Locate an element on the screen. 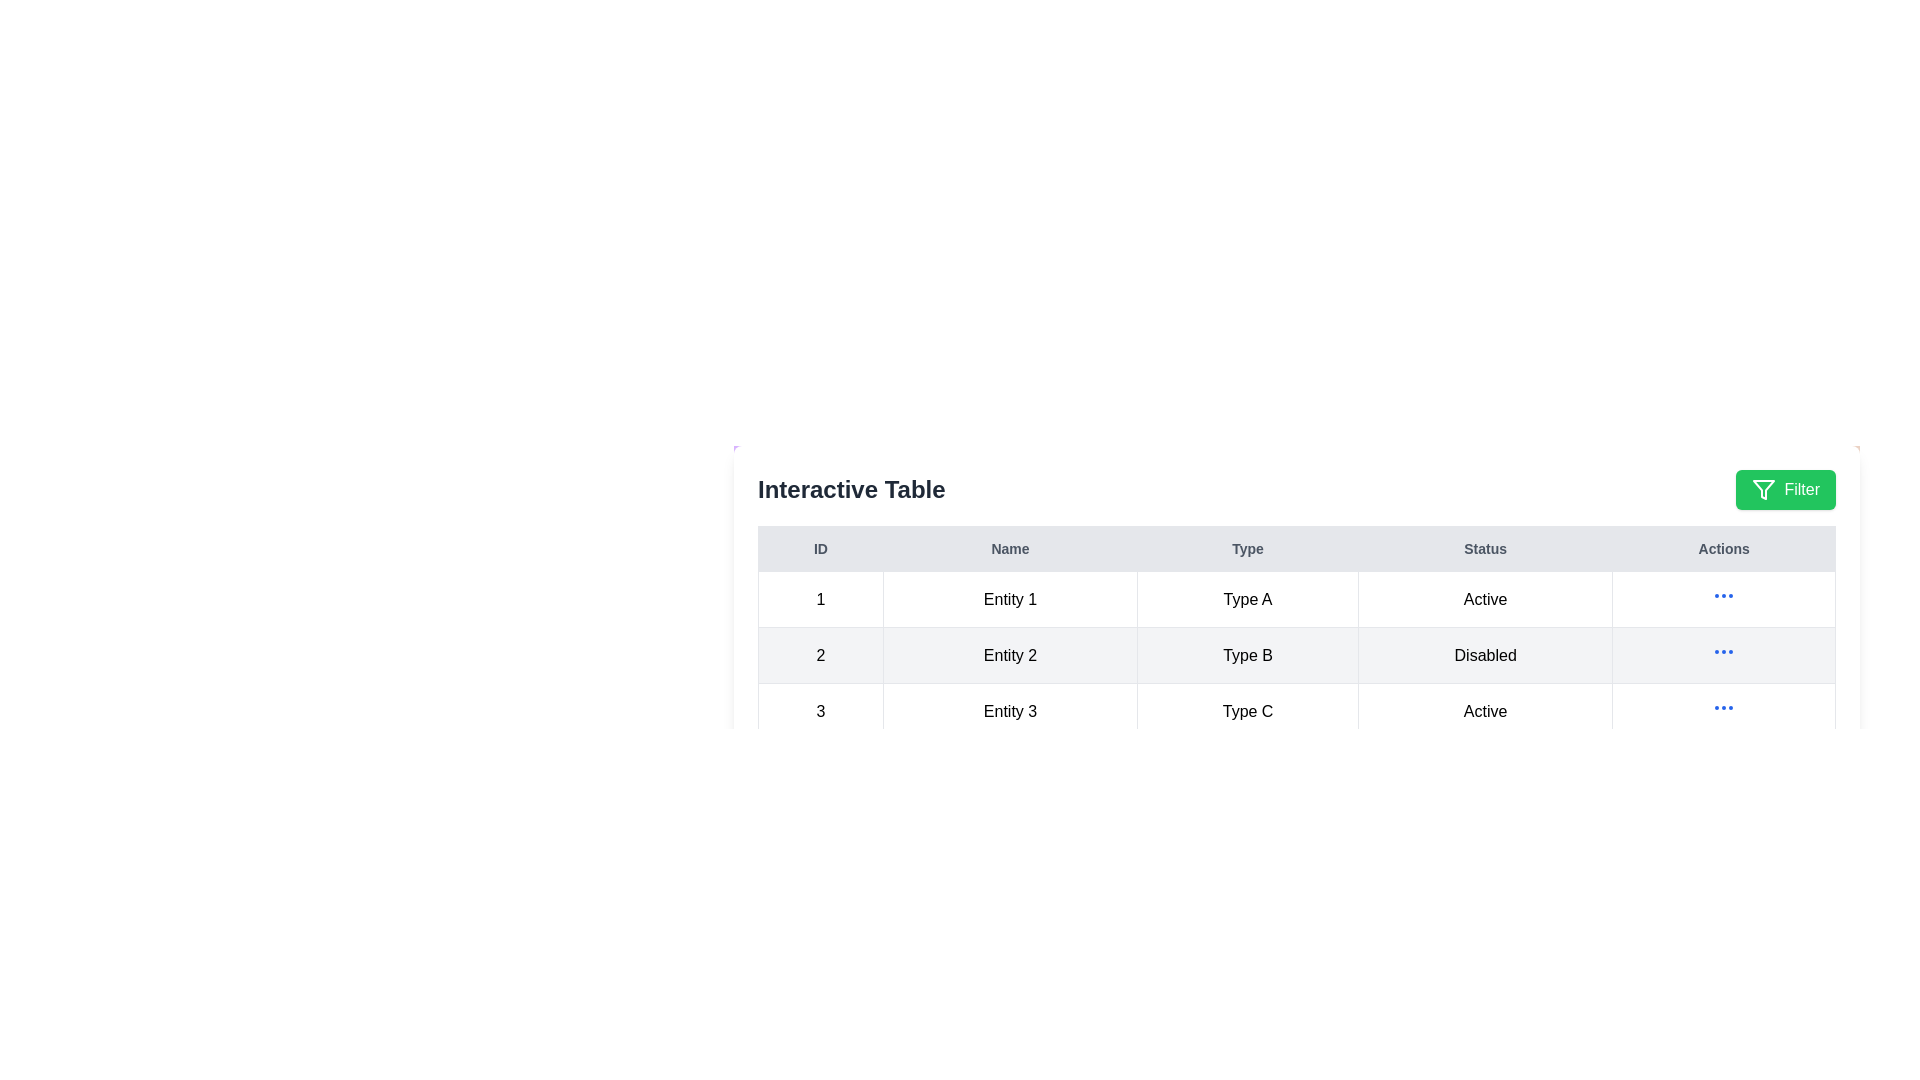  the row corresponding to 1 is located at coordinates (1296, 598).